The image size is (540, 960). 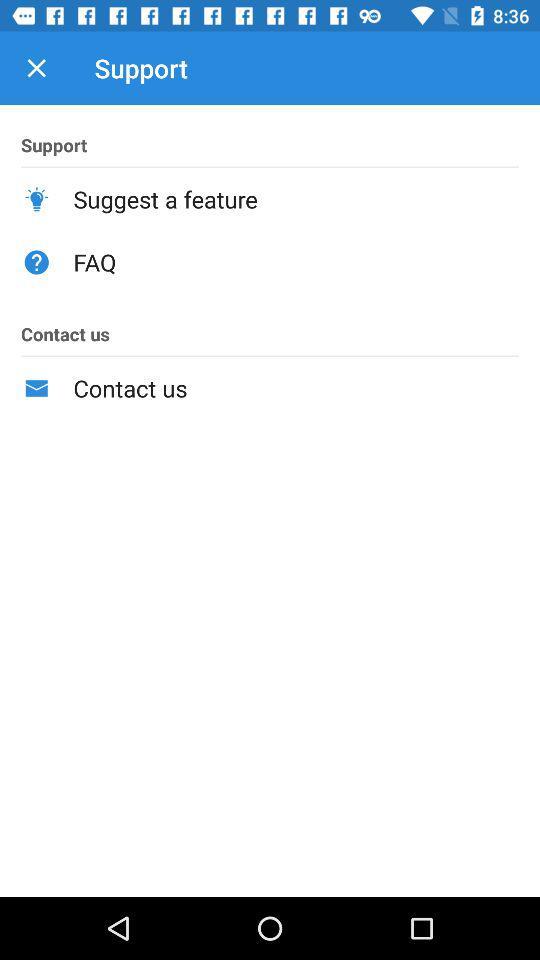 What do you see at coordinates (295, 199) in the screenshot?
I see `suggest a feature` at bounding box center [295, 199].